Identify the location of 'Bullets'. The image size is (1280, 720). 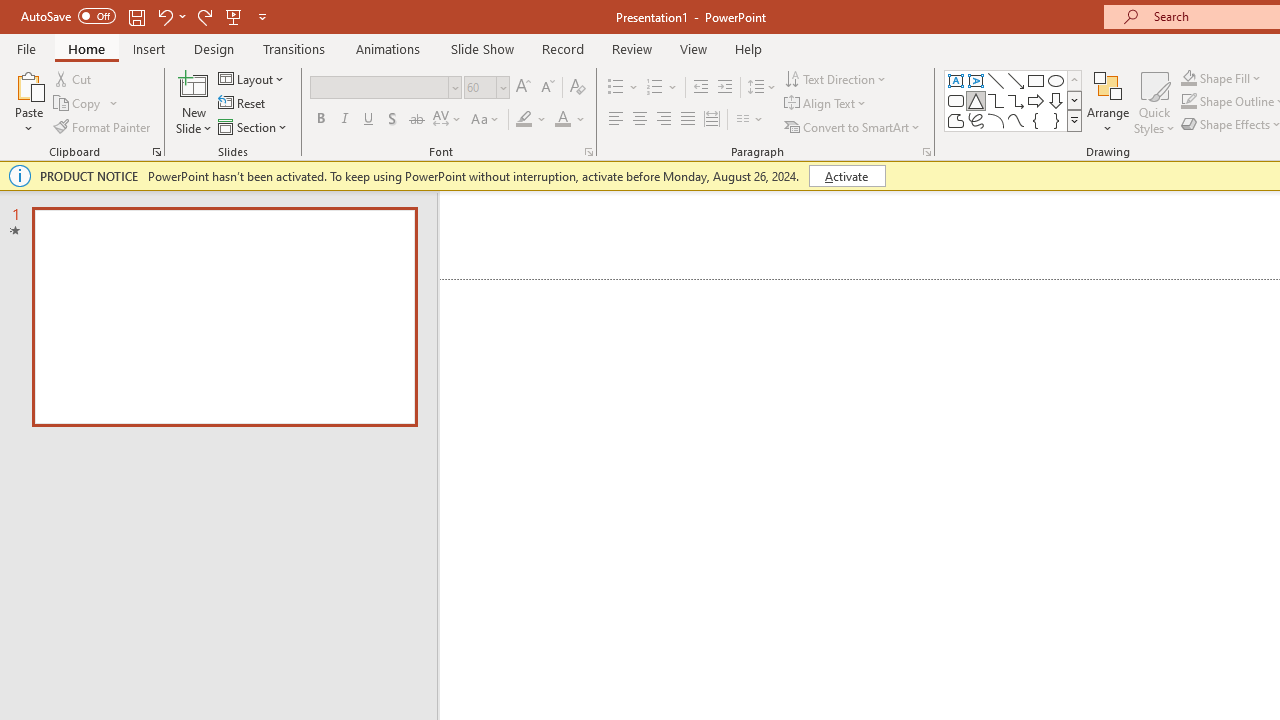
(615, 86).